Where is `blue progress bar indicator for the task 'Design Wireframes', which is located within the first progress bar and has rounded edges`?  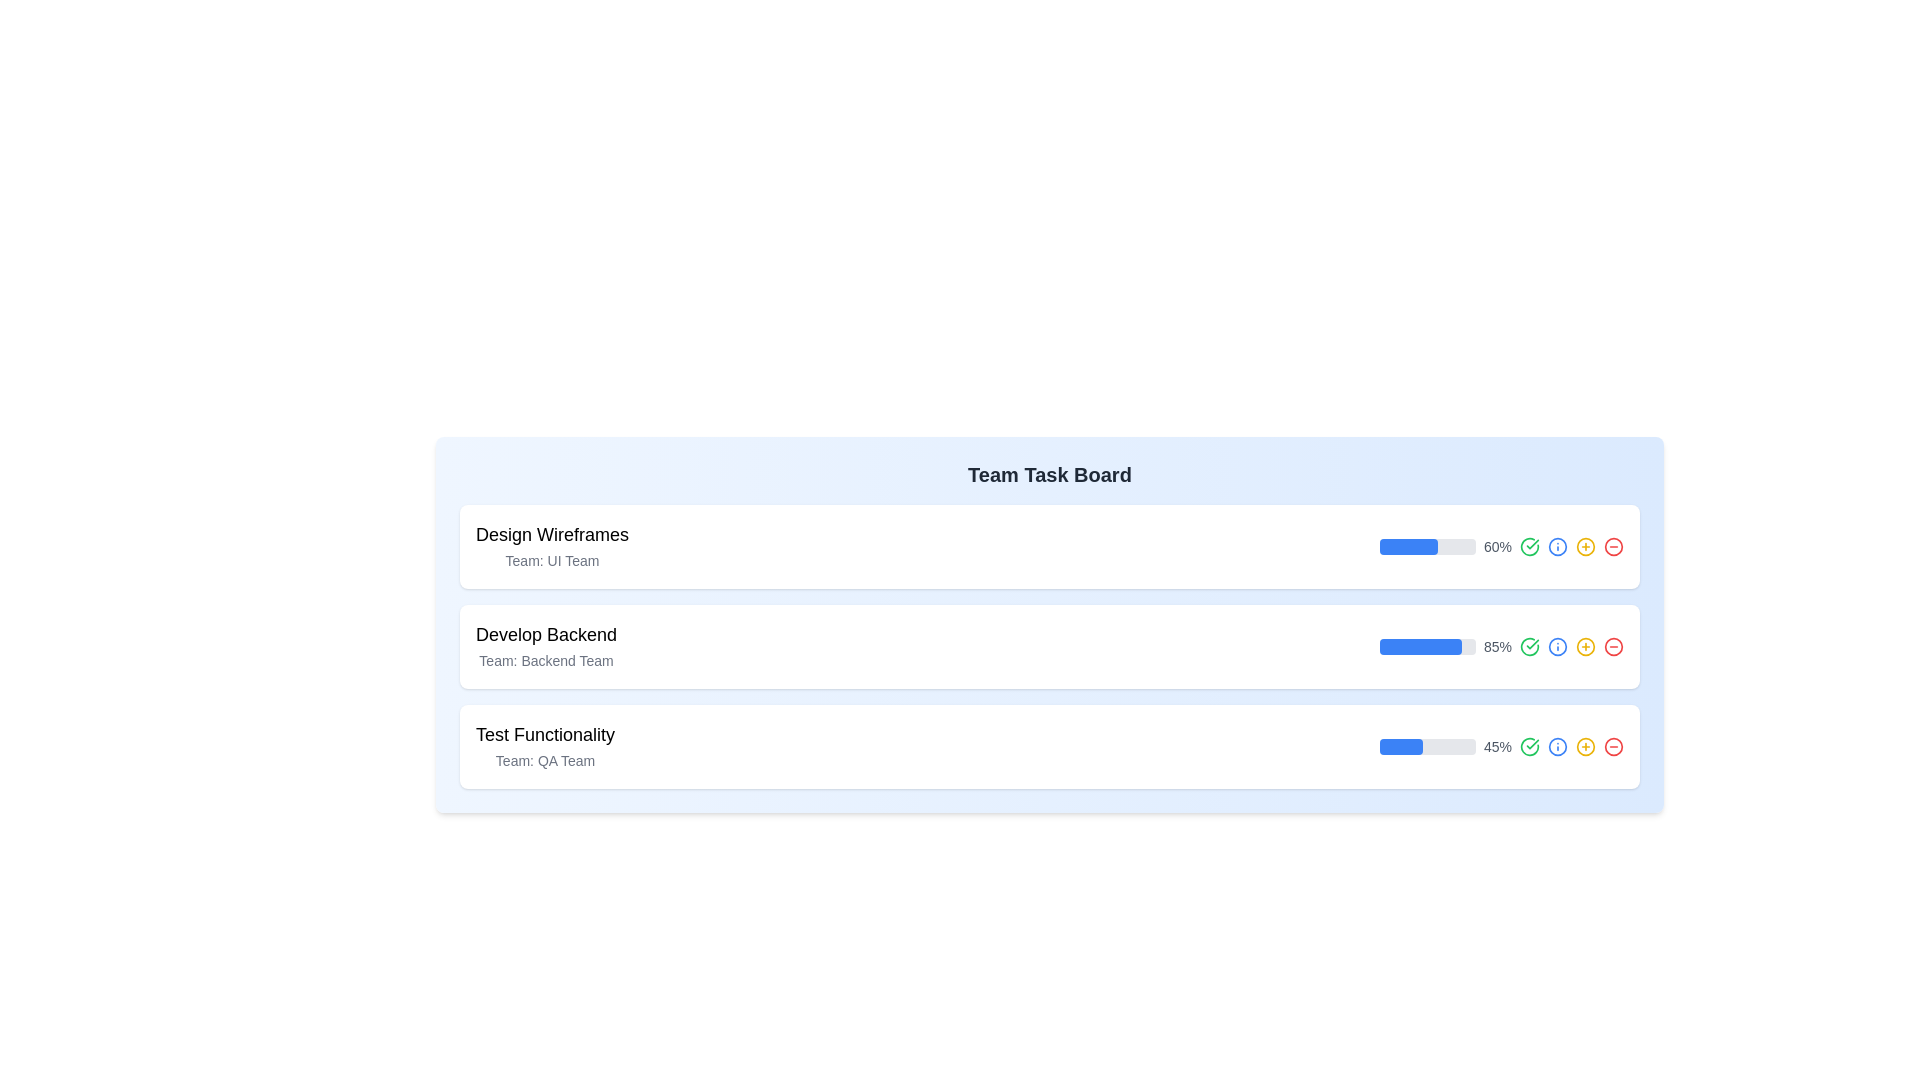
blue progress bar indicator for the task 'Design Wireframes', which is located within the first progress bar and has rounded edges is located at coordinates (1407, 547).